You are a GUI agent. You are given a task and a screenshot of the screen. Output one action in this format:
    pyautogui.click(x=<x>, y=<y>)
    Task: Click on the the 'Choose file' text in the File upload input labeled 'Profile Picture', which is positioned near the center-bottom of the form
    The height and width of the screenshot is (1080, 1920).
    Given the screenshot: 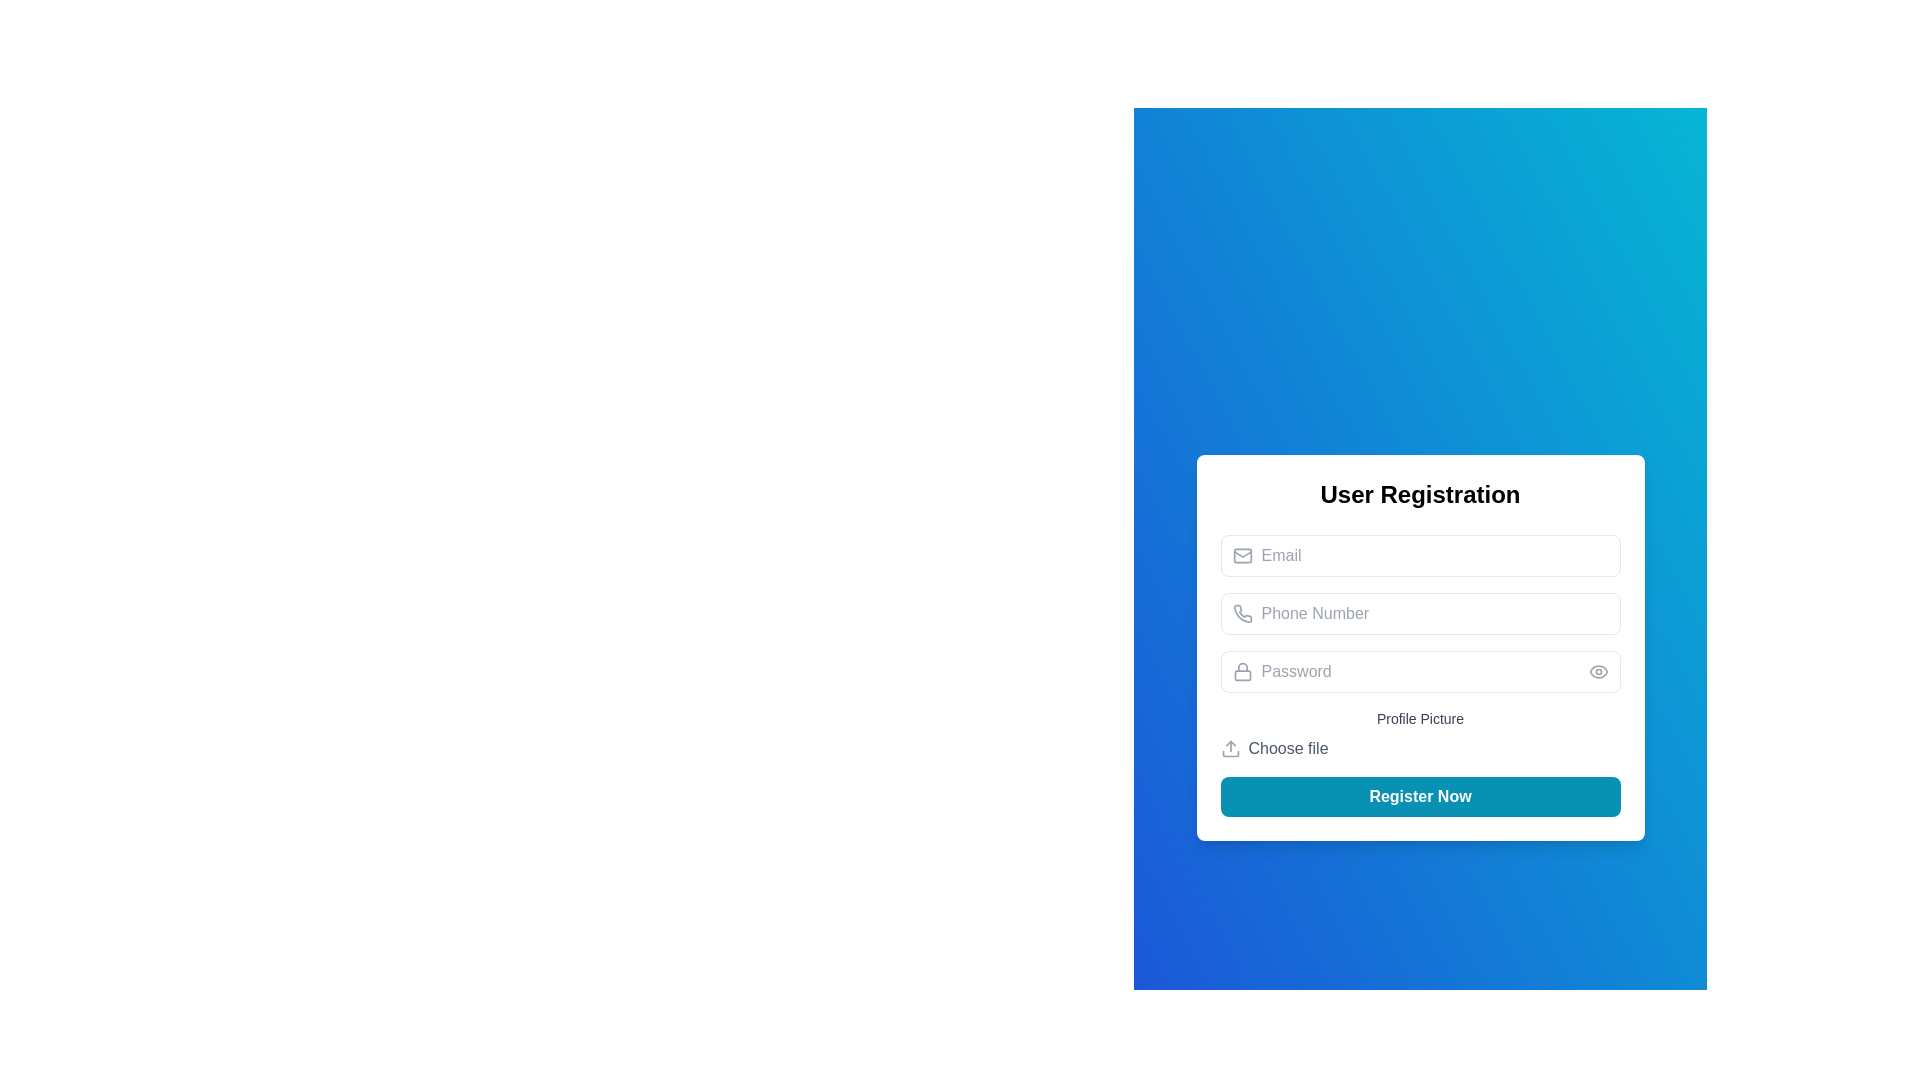 What is the action you would take?
    pyautogui.click(x=1419, y=735)
    